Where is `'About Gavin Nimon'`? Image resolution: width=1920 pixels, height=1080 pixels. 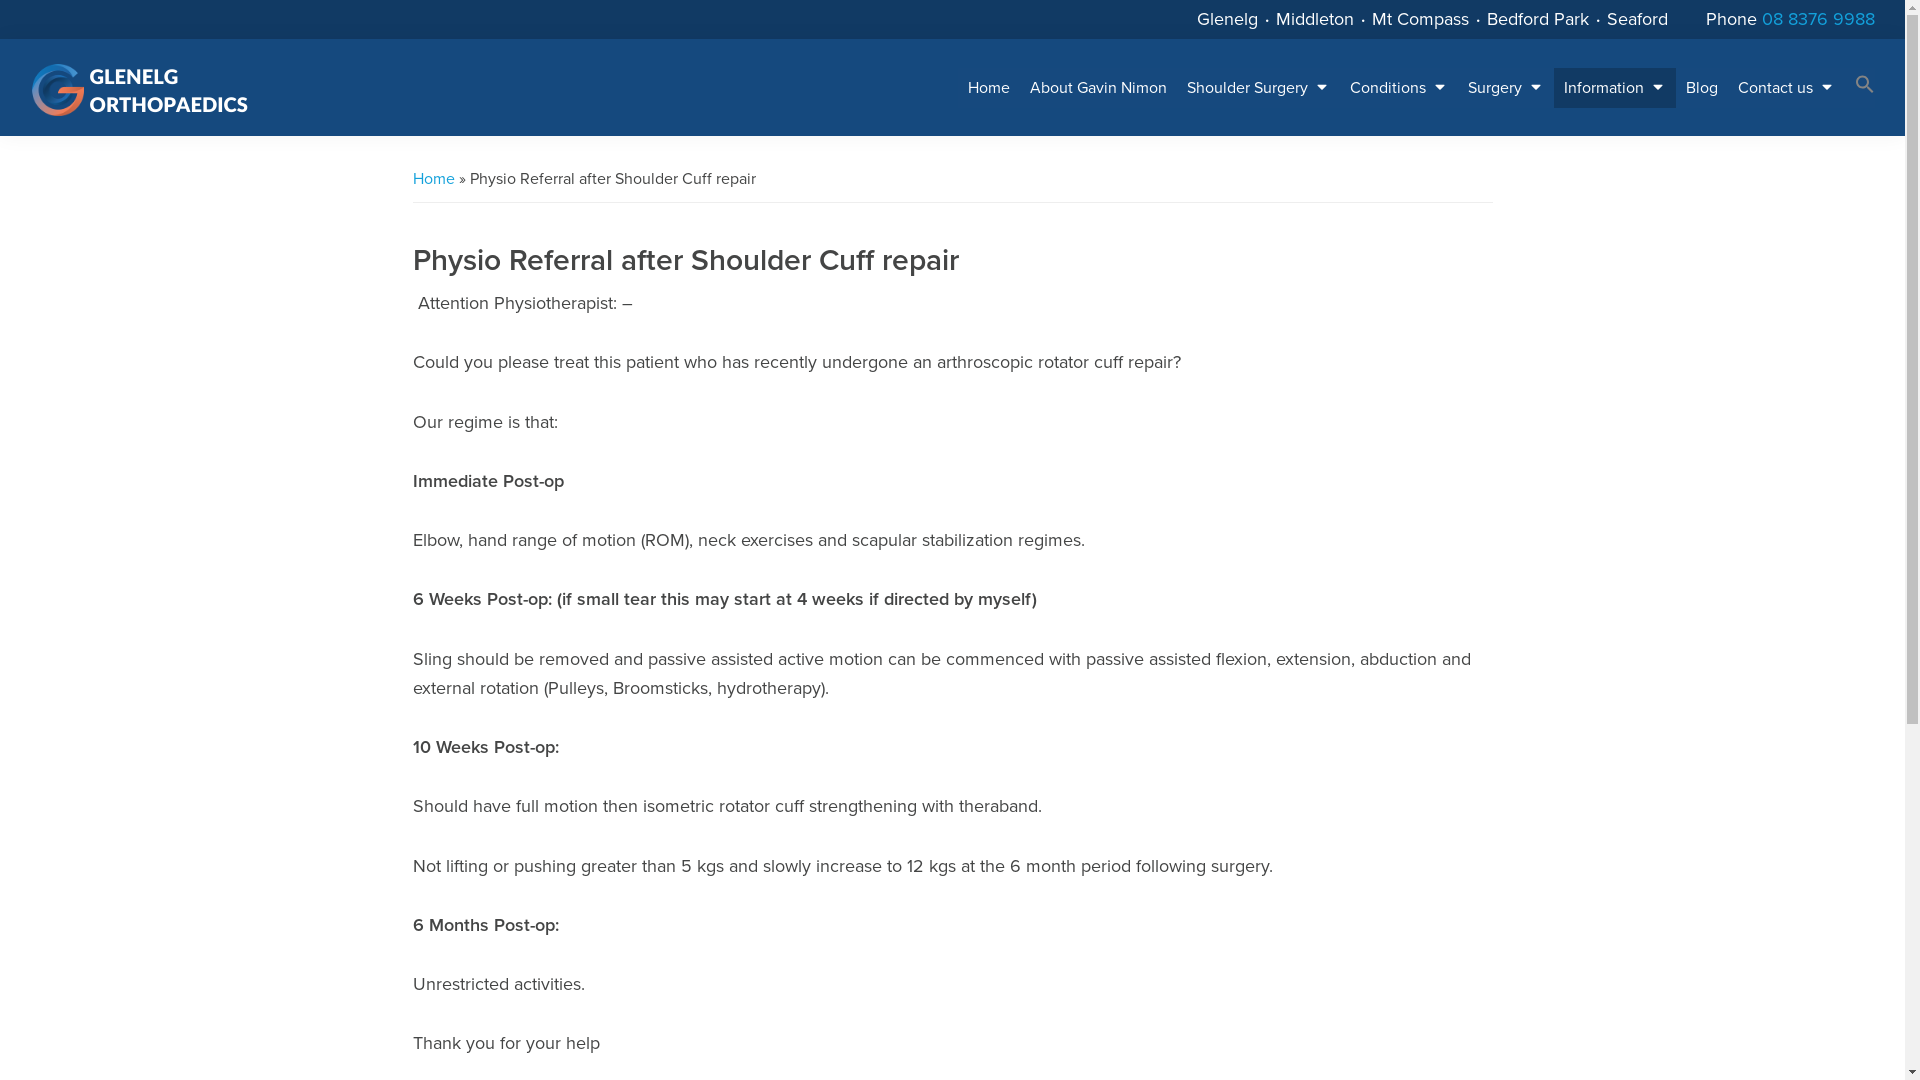
'About Gavin Nimon' is located at coordinates (1097, 87).